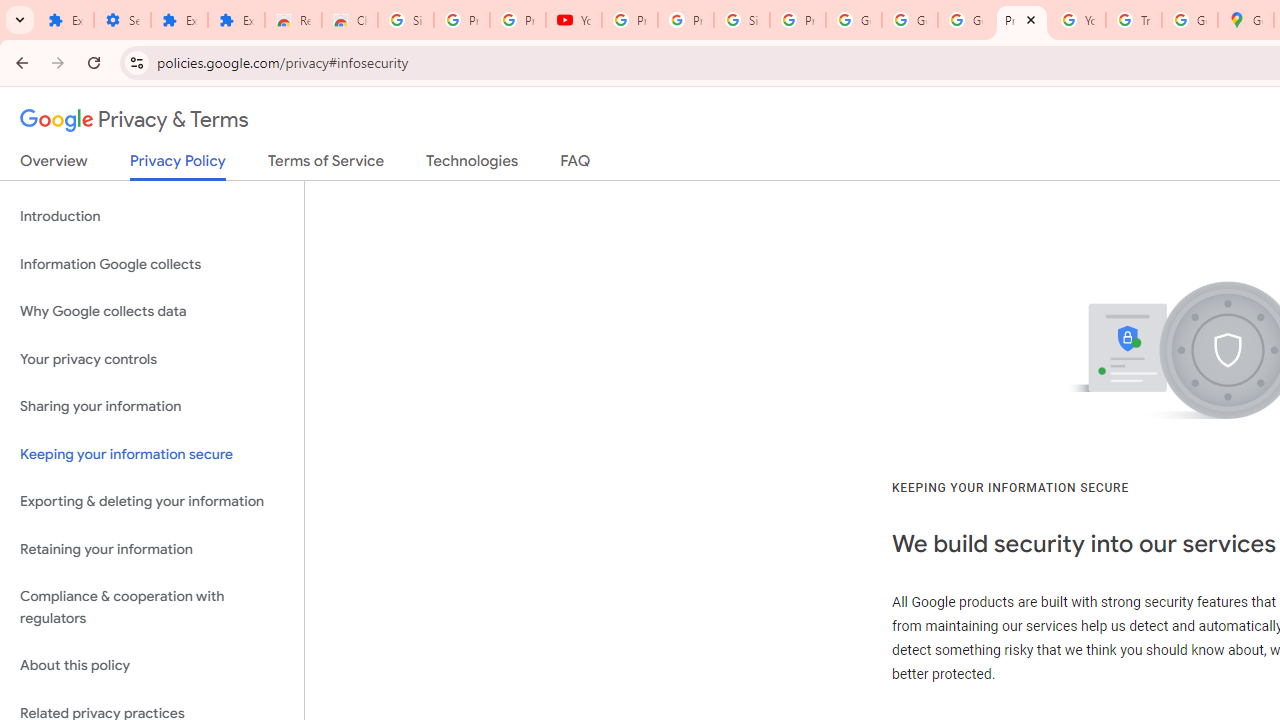  Describe the element at coordinates (177, 165) in the screenshot. I see `'Privacy Policy'` at that location.